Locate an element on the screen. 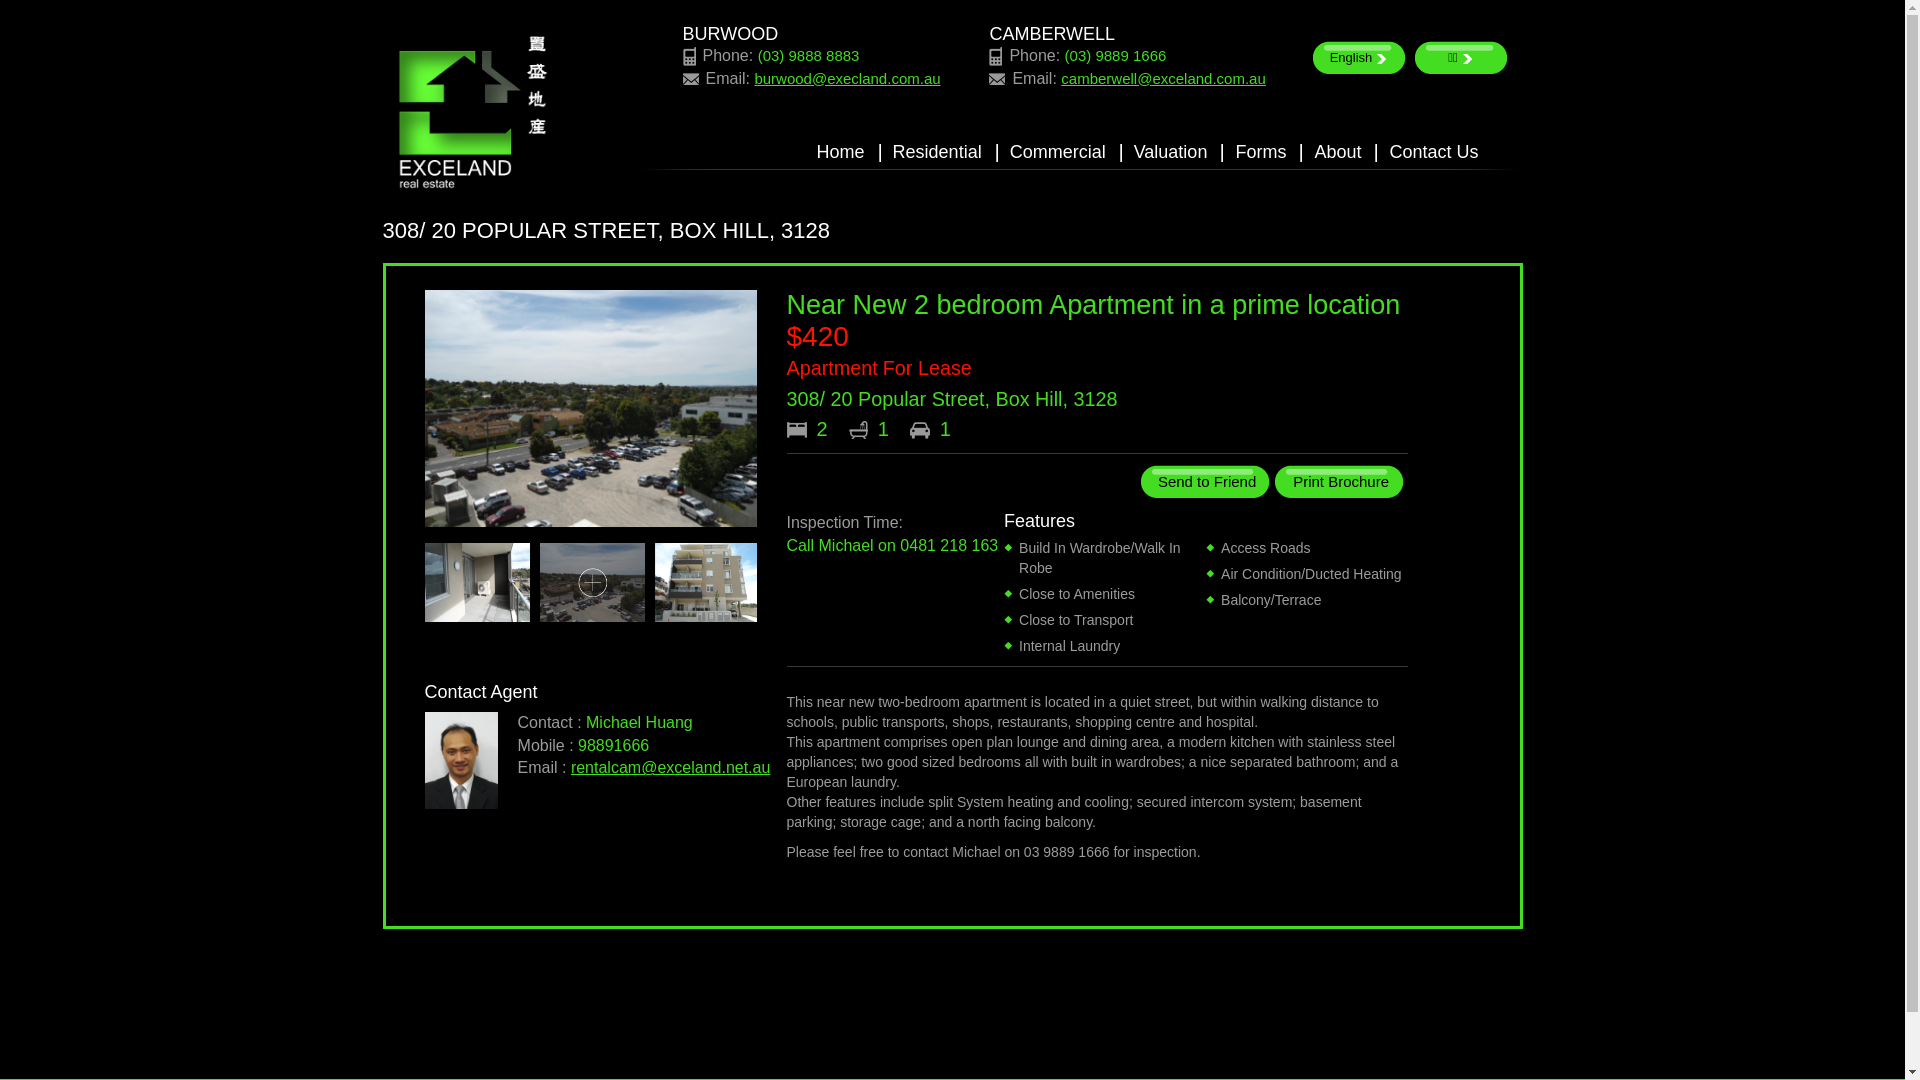  'Valuation' is located at coordinates (1171, 152).